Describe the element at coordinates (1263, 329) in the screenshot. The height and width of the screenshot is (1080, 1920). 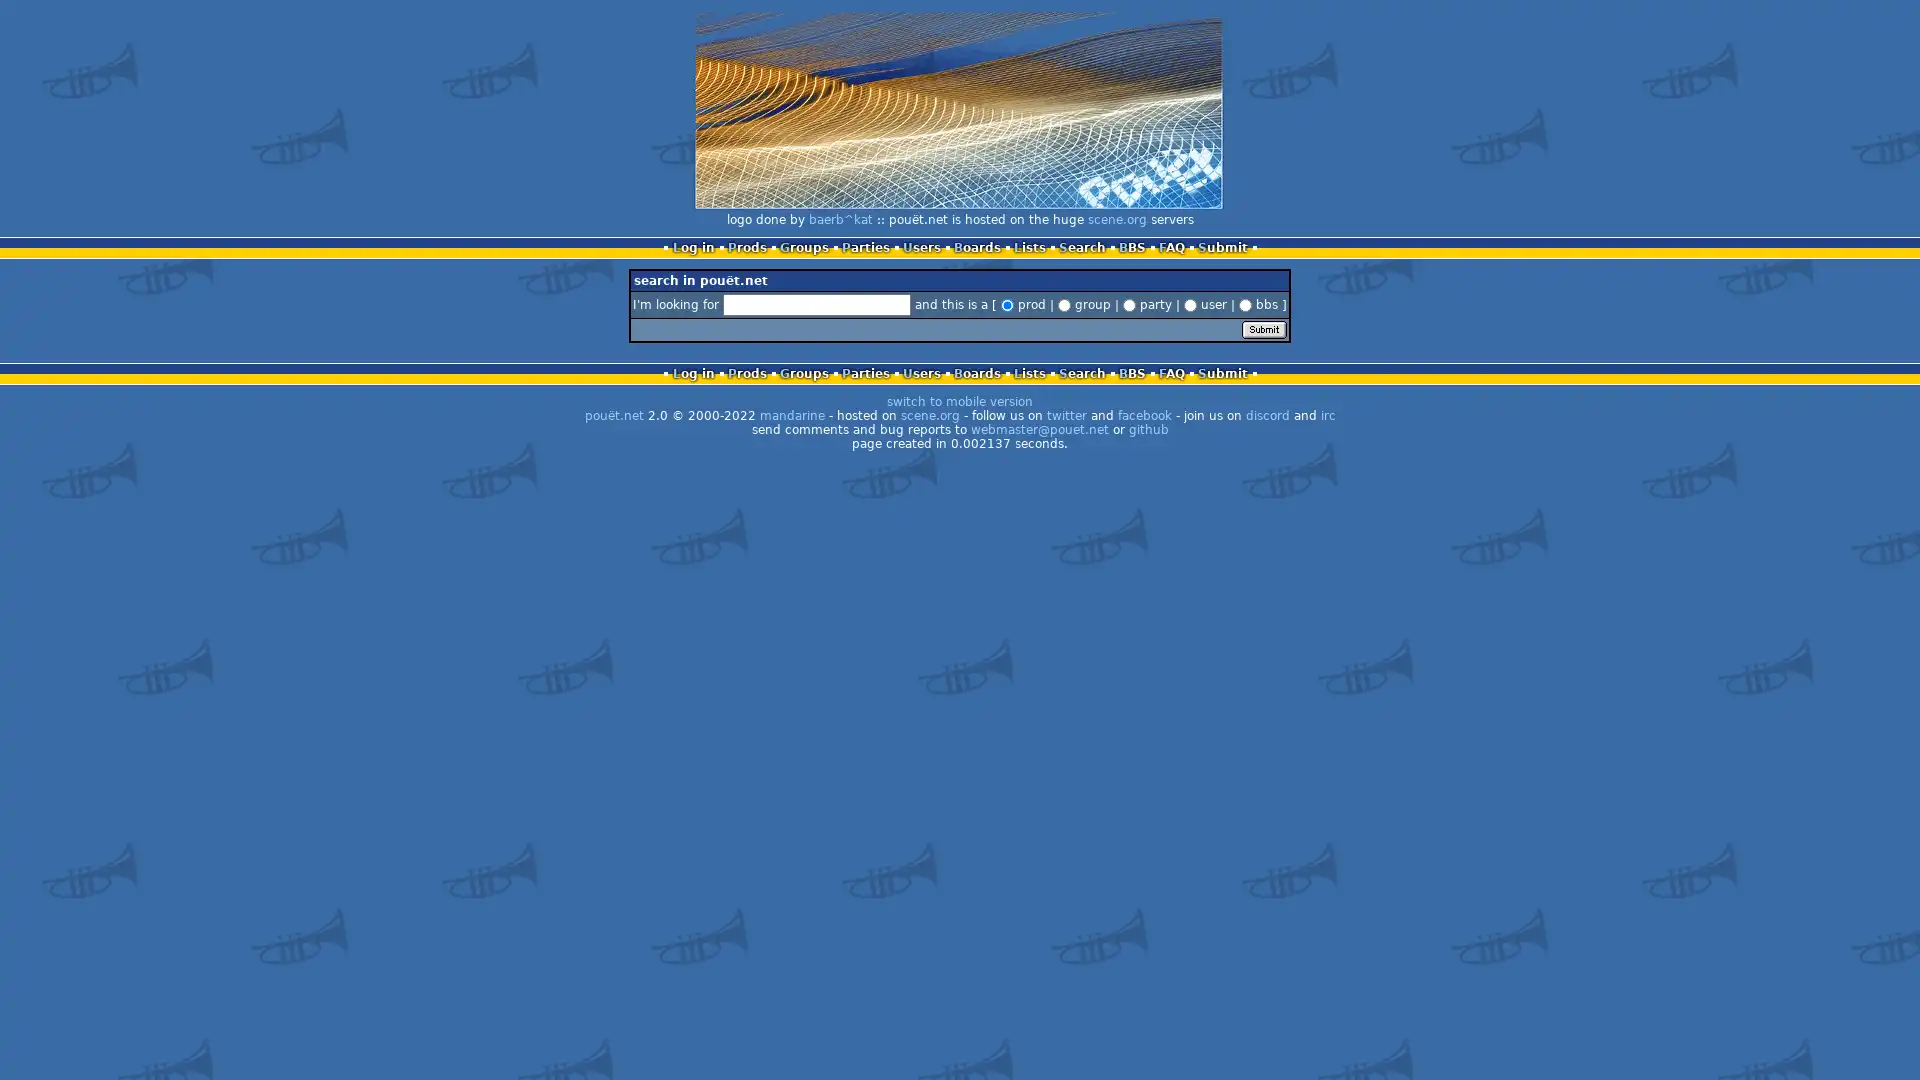
I see `Submit` at that location.